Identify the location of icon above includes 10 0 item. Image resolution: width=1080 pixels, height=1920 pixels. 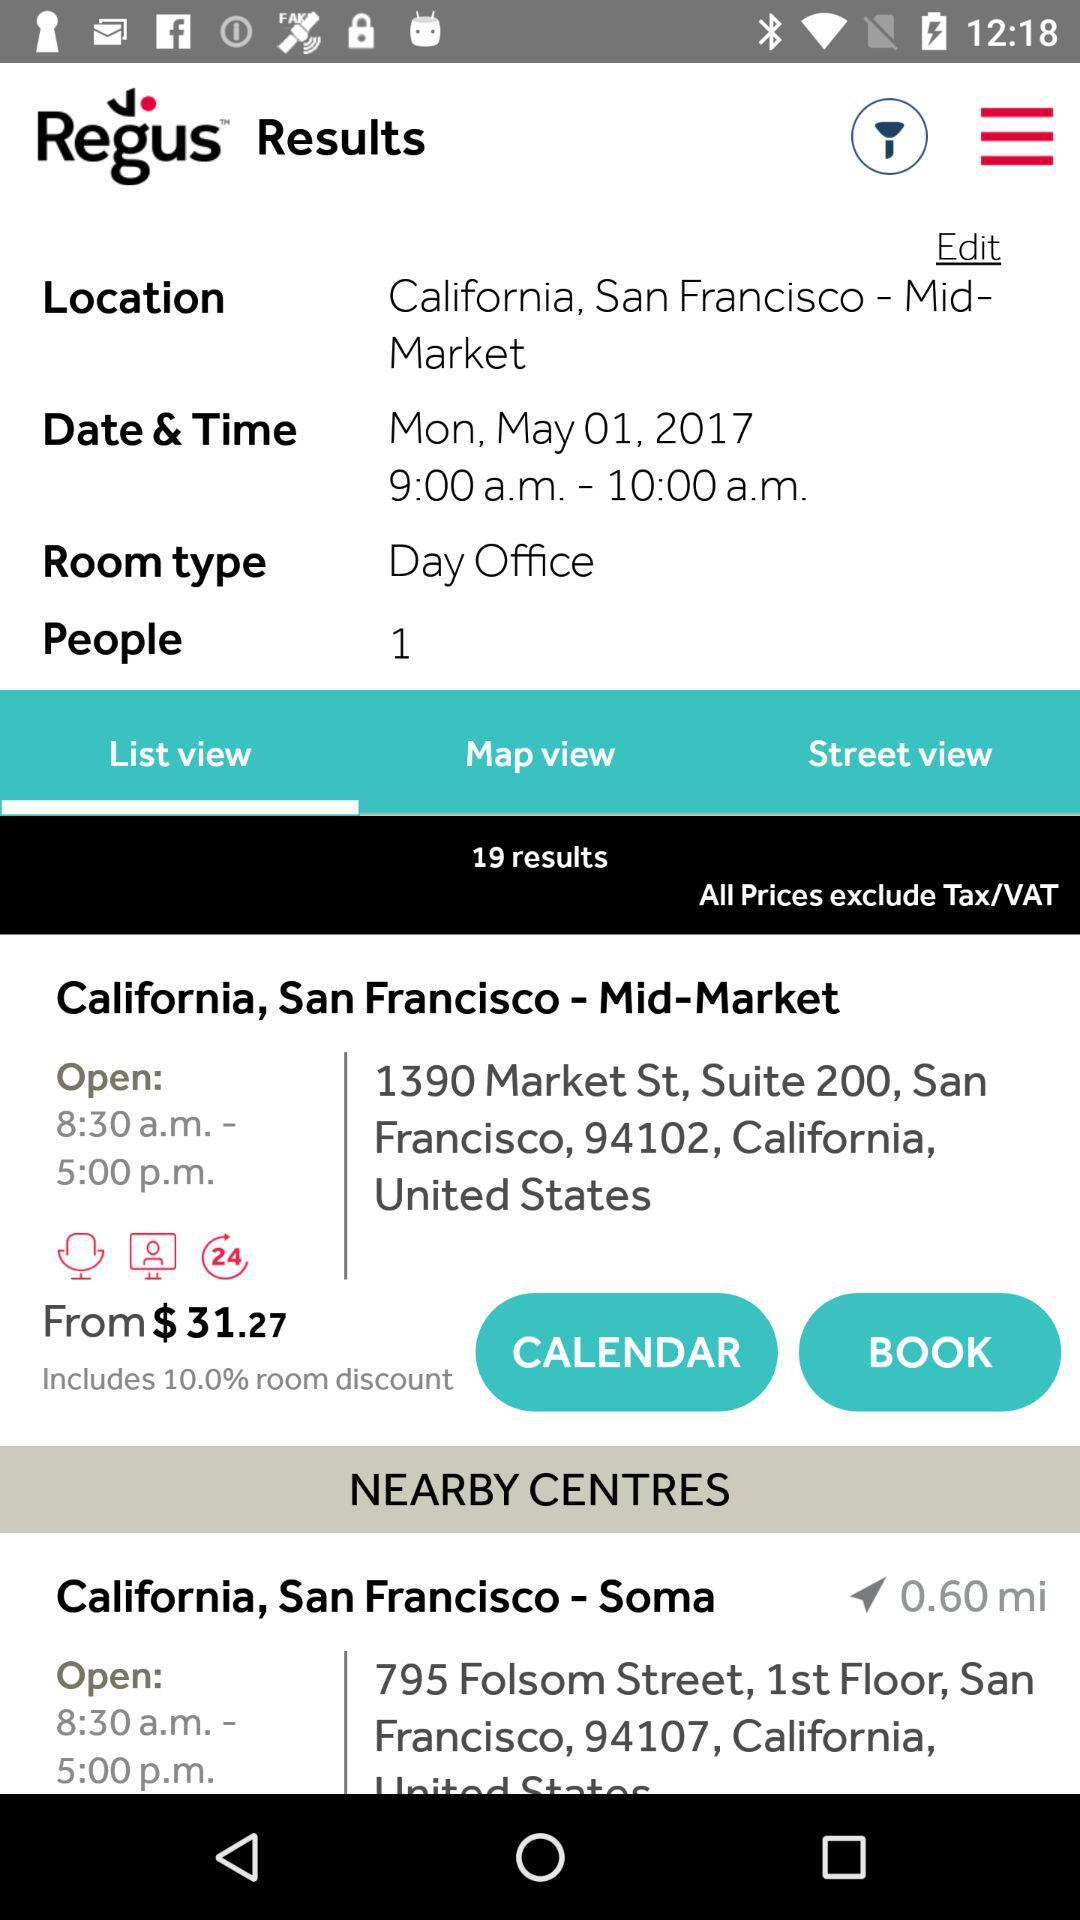
(311, 1321).